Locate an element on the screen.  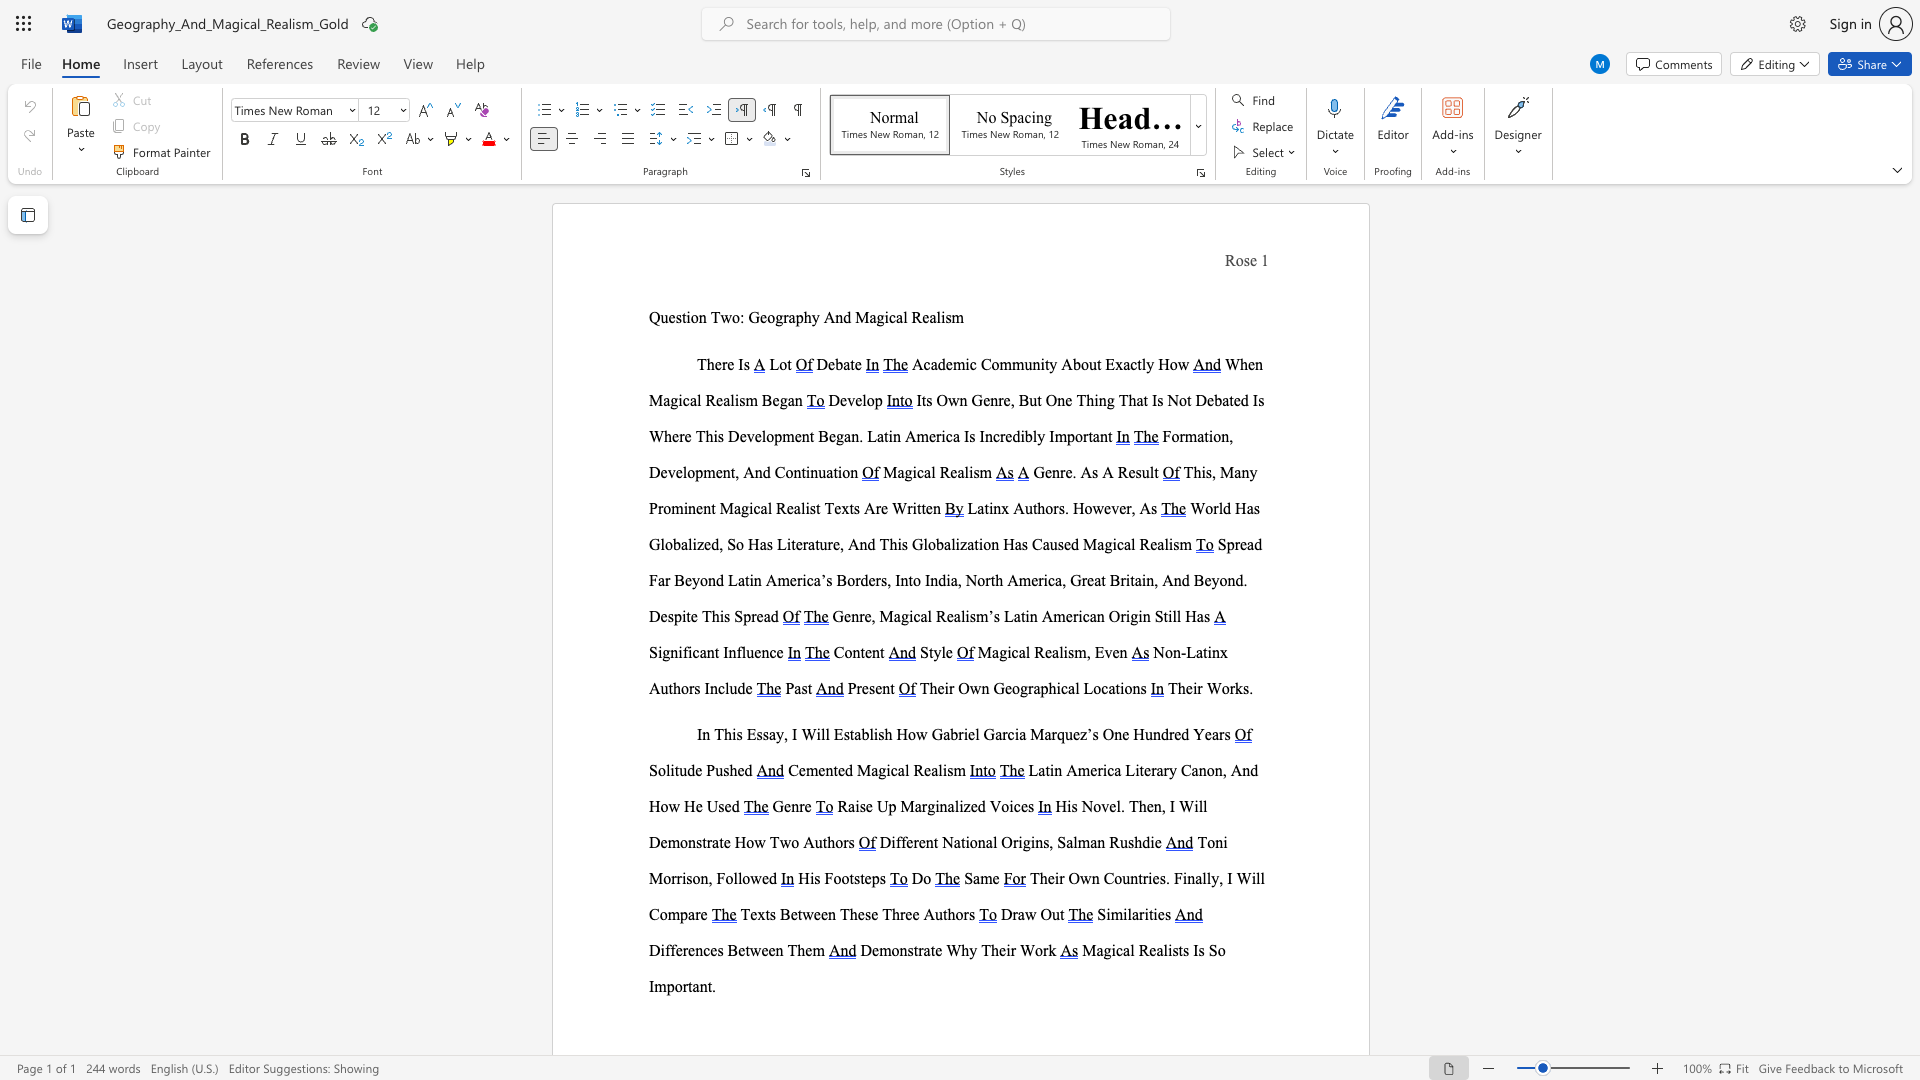
the subset text "Re" within the text "Cemented Magical Realism" is located at coordinates (912, 769).